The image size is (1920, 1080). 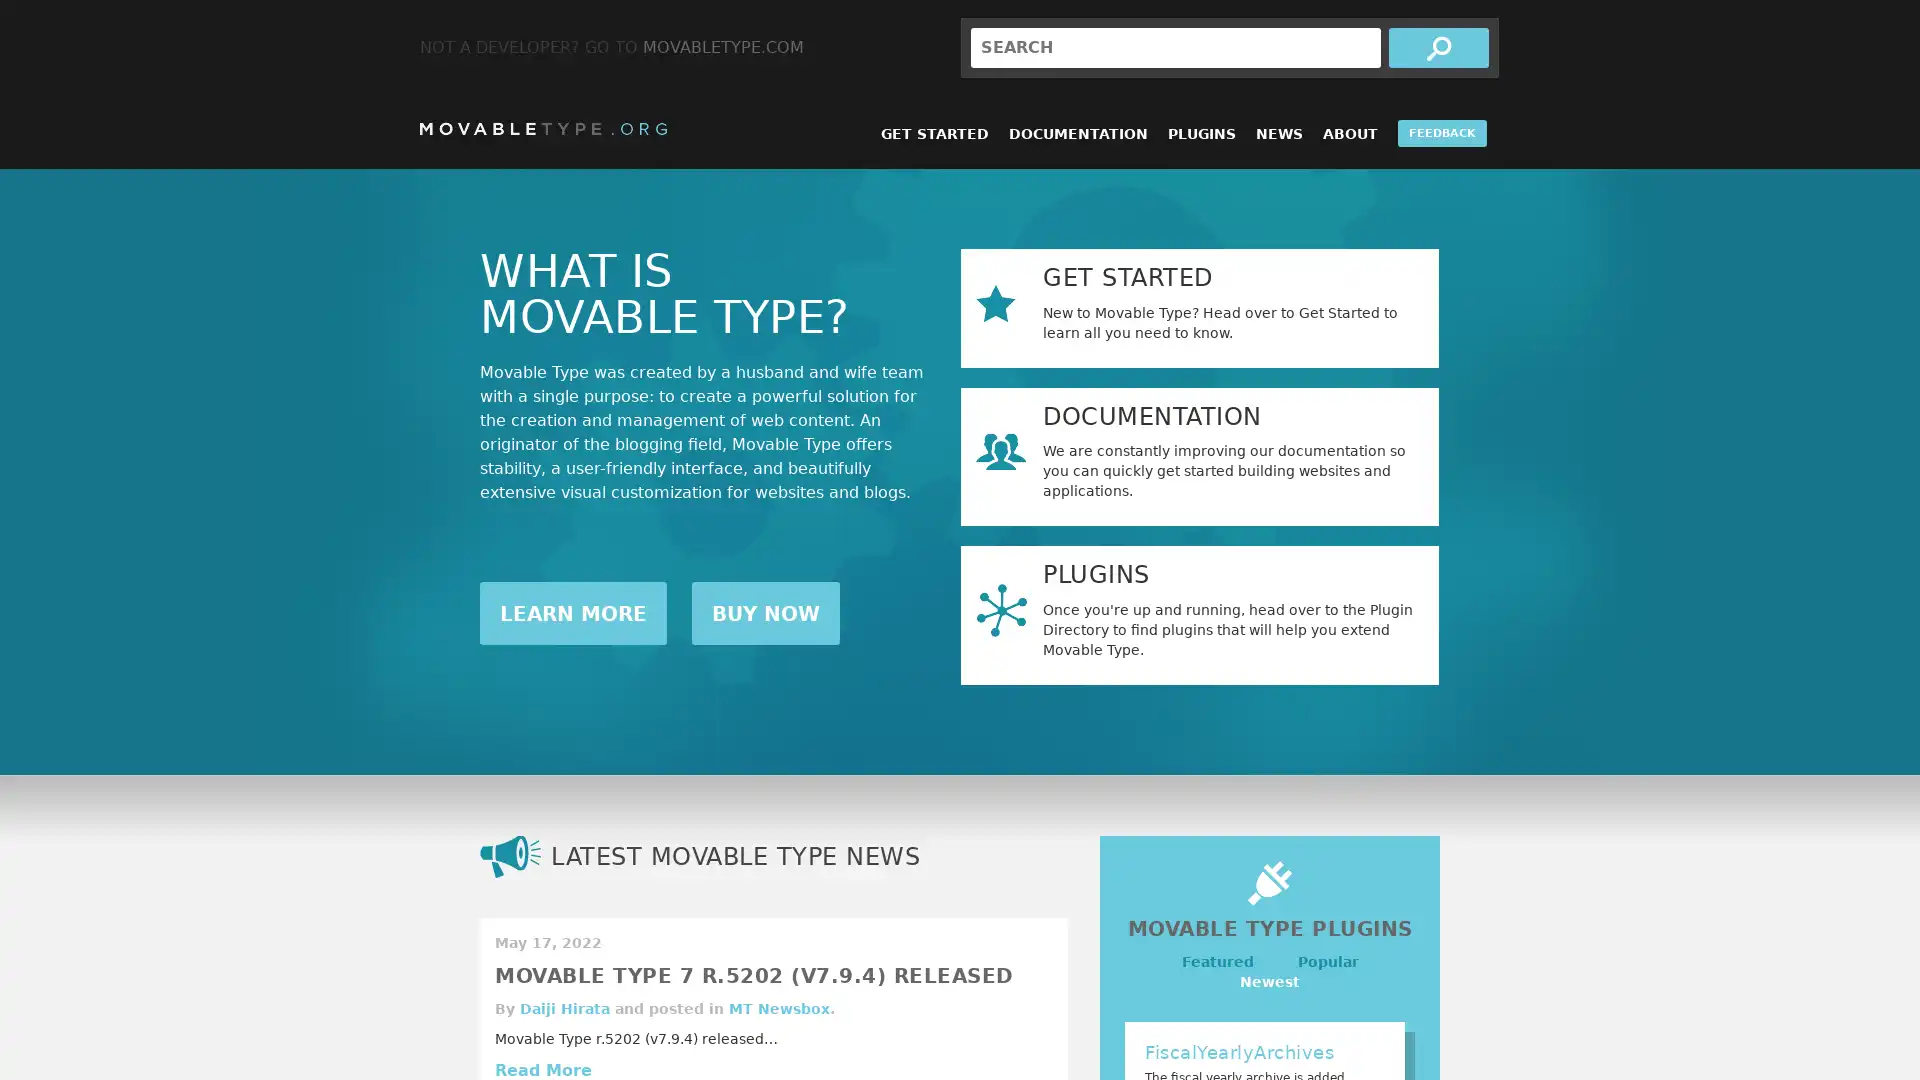 What do you see at coordinates (1438, 46) in the screenshot?
I see `search` at bounding box center [1438, 46].